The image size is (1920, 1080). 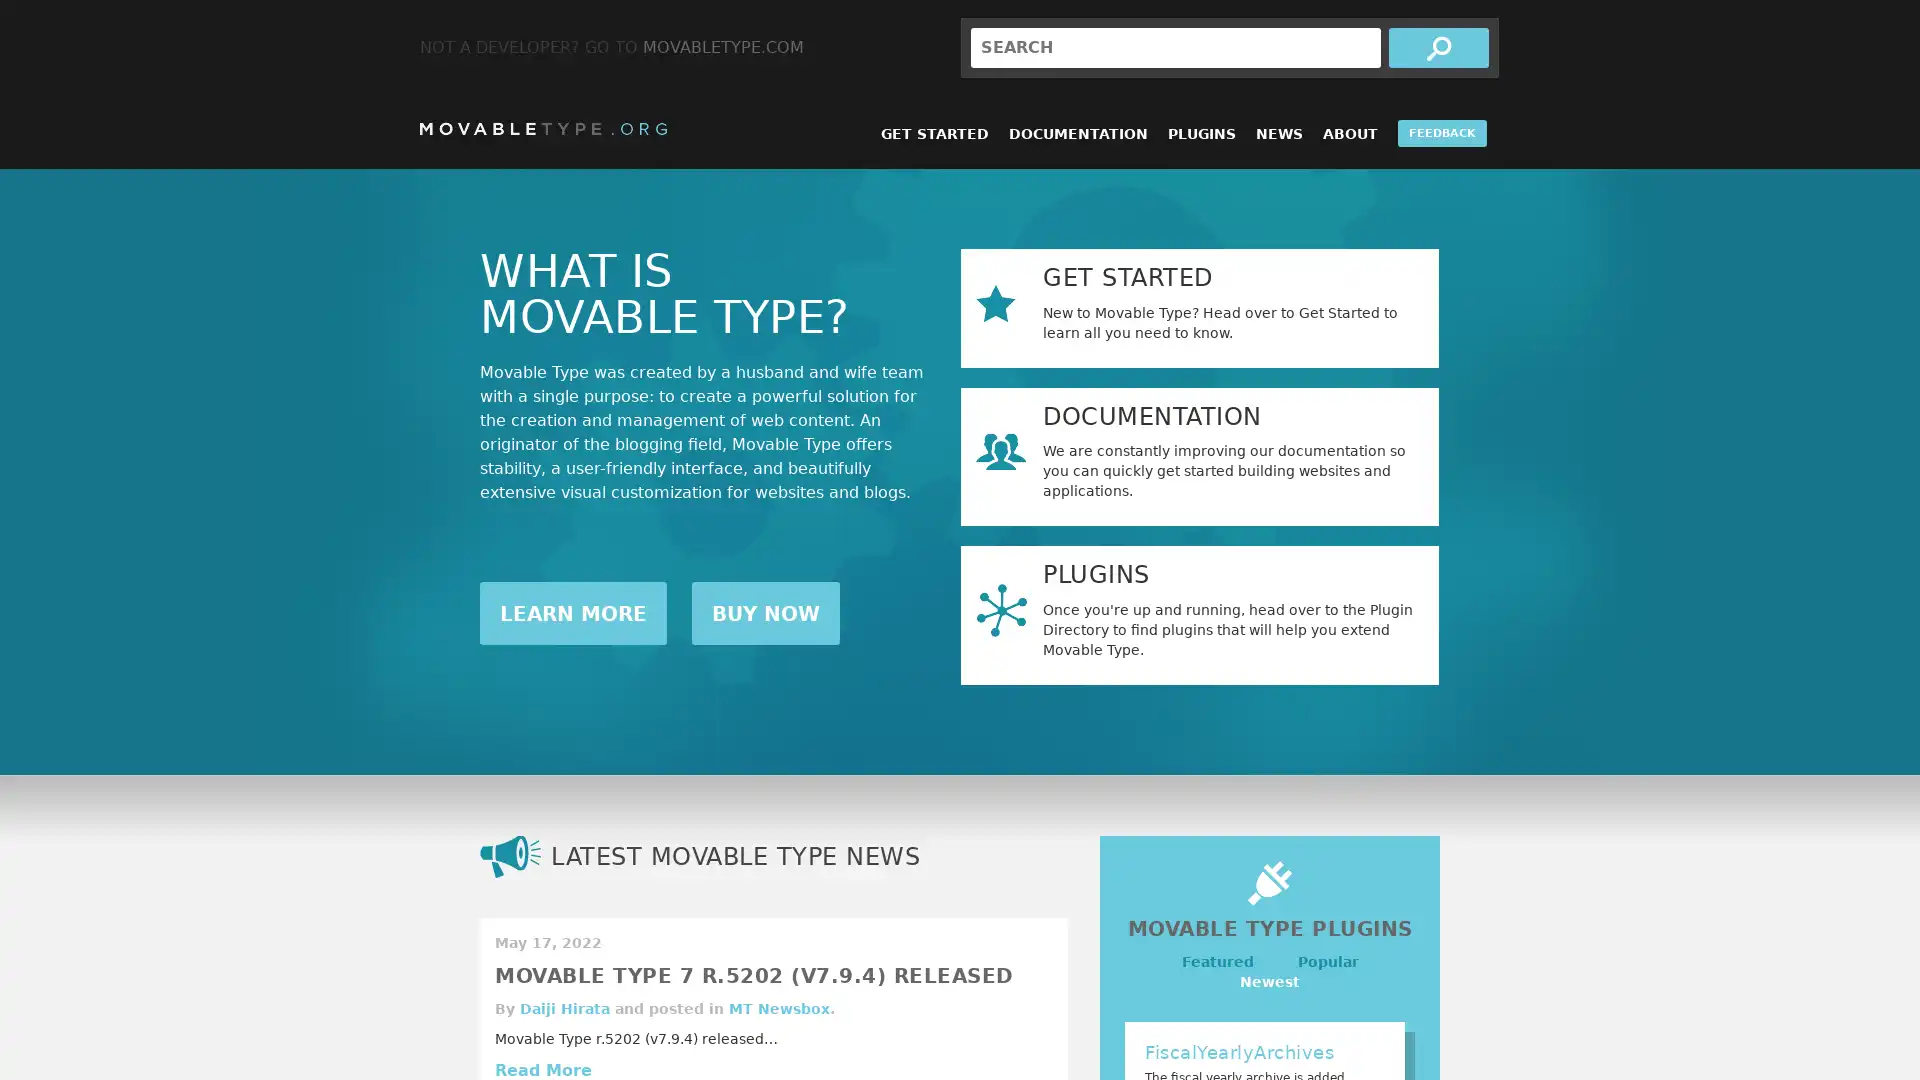 What do you see at coordinates (1438, 46) in the screenshot?
I see `search` at bounding box center [1438, 46].